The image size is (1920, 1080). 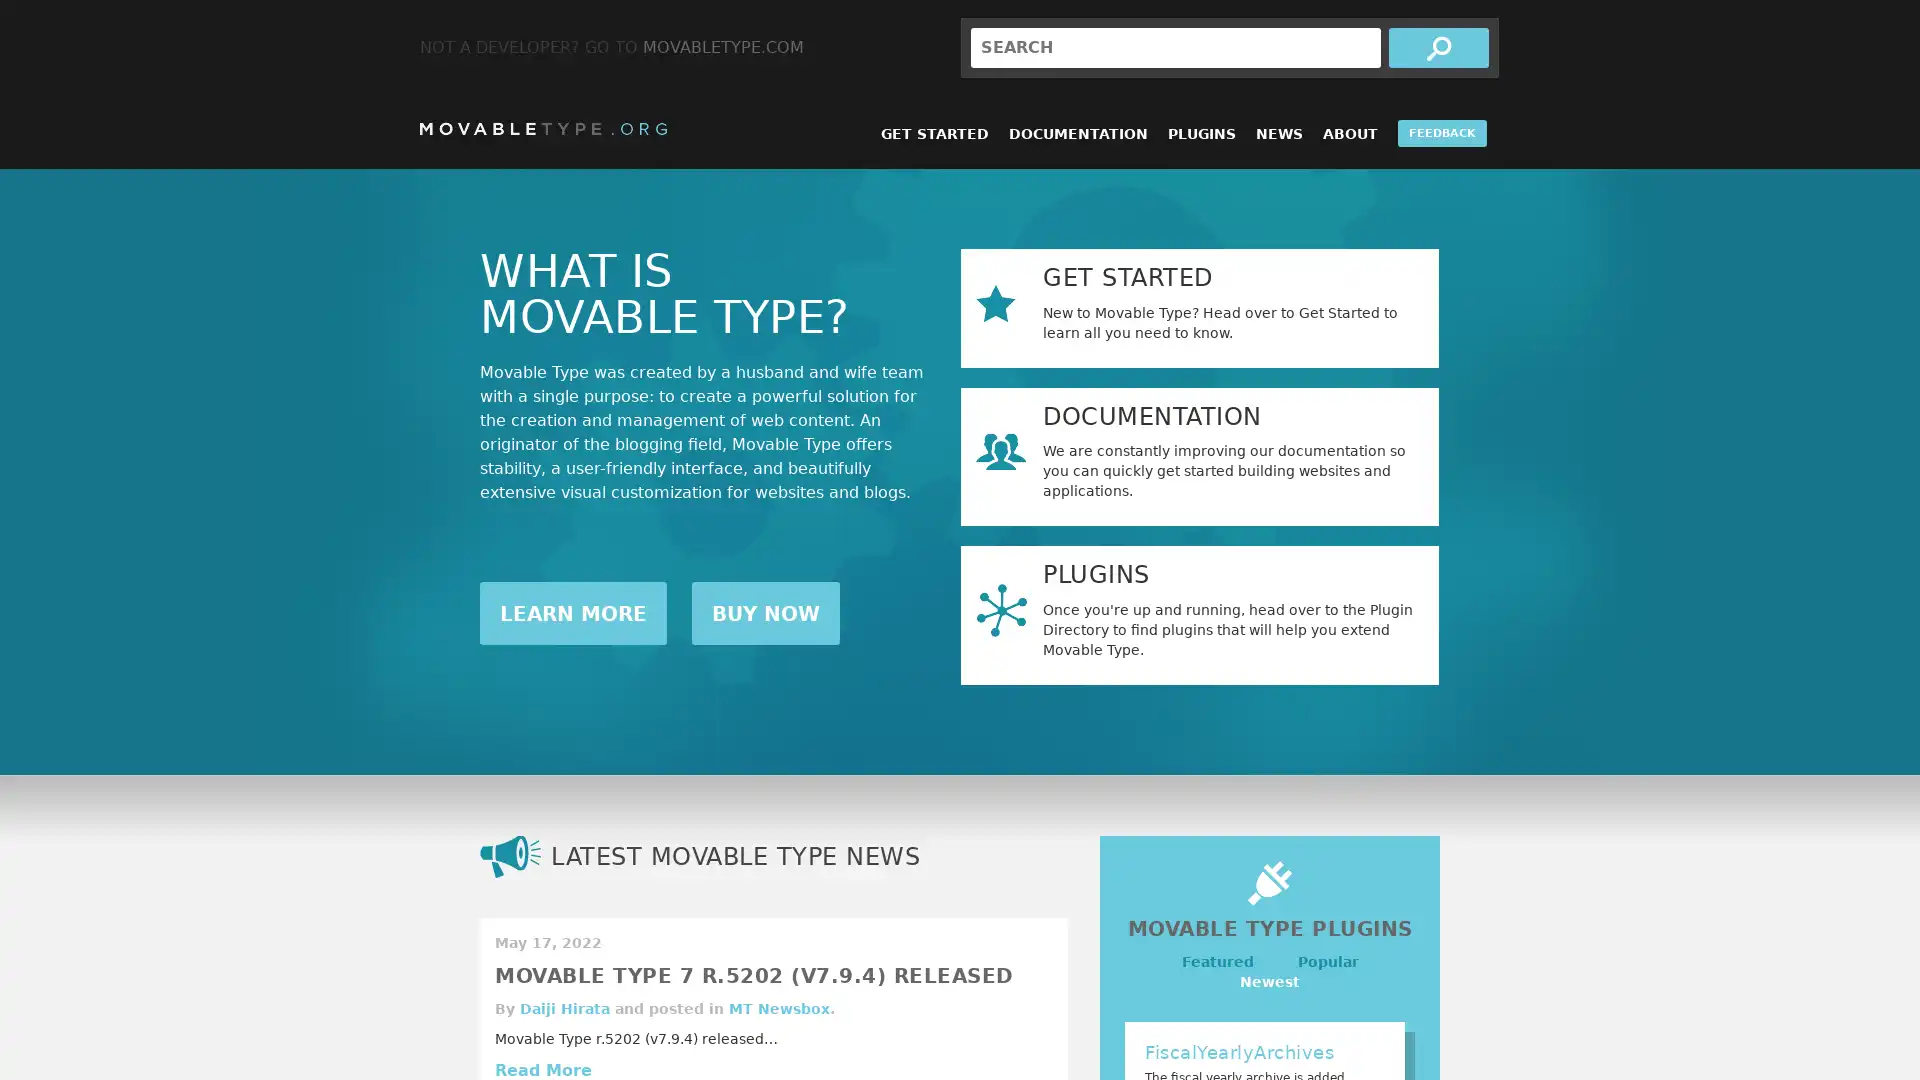 What do you see at coordinates (1438, 46) in the screenshot?
I see `search` at bounding box center [1438, 46].